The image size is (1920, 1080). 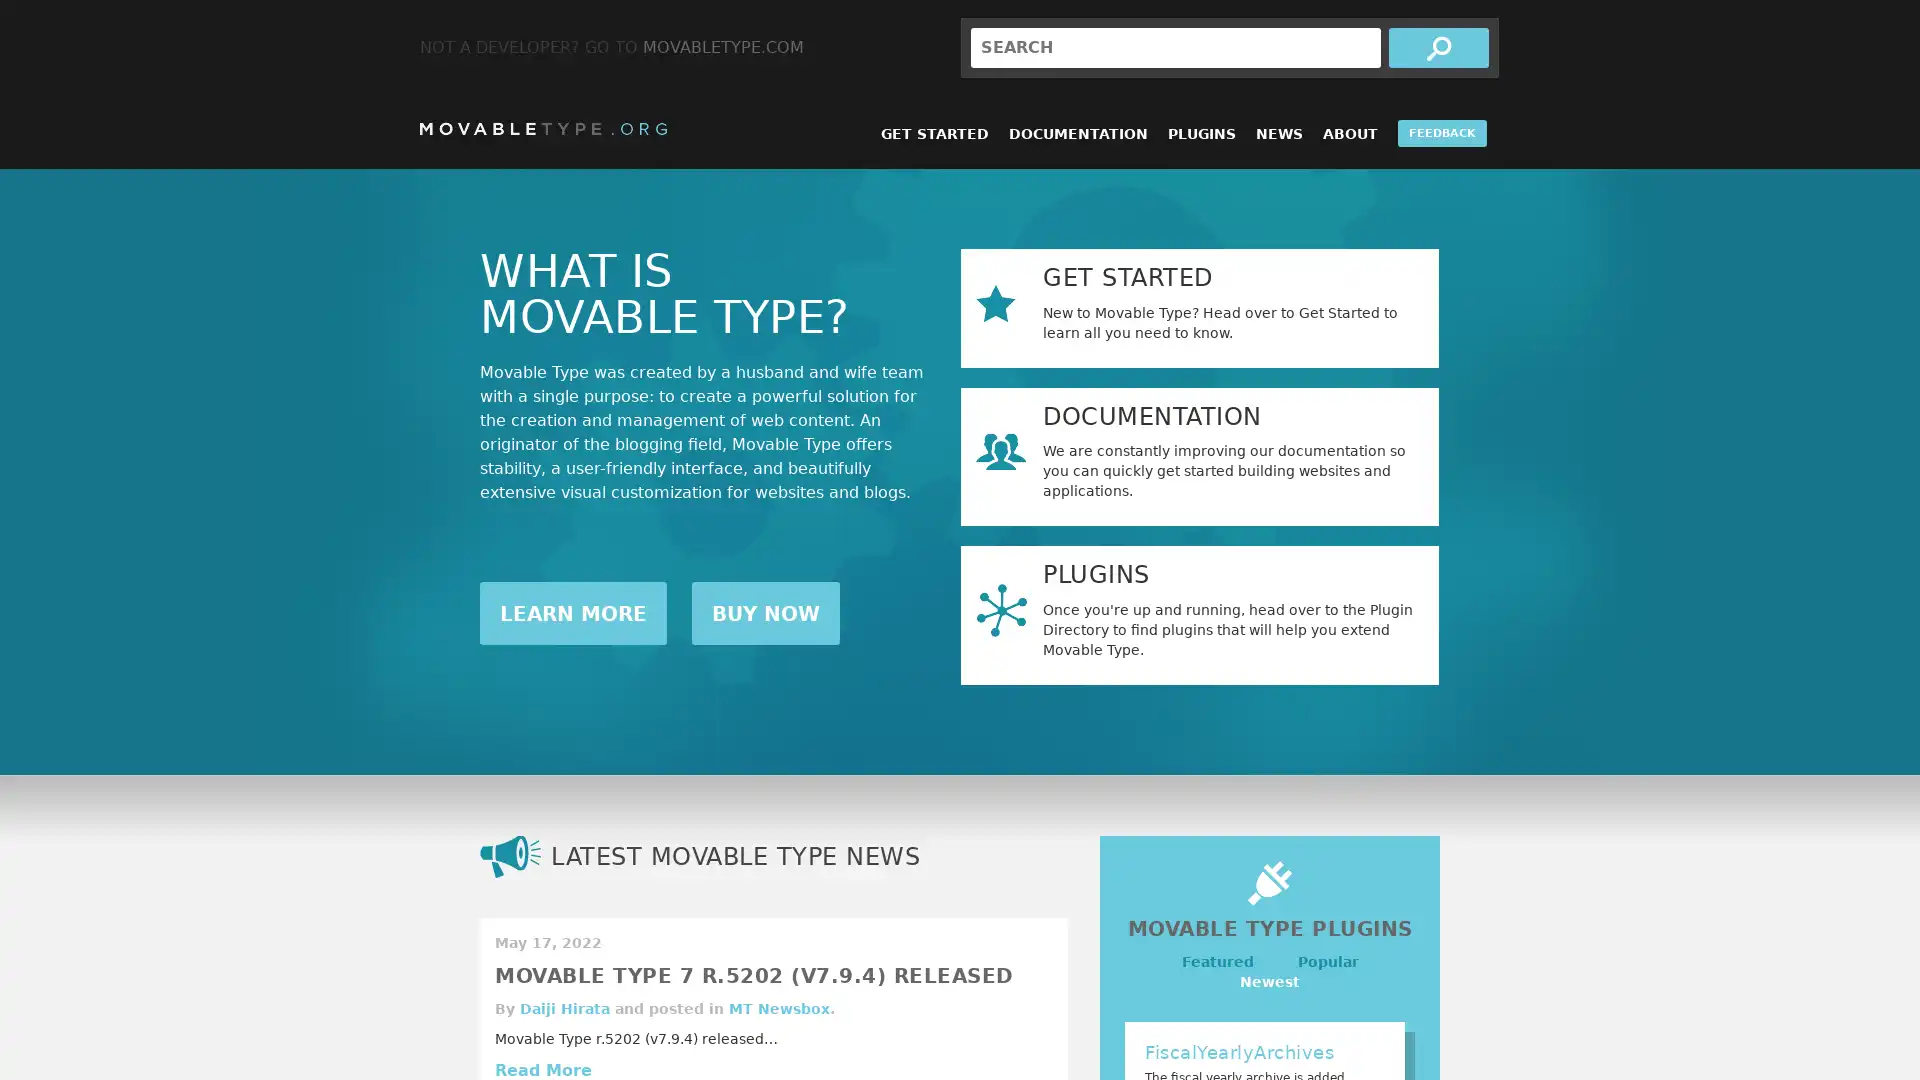 What do you see at coordinates (1438, 46) in the screenshot?
I see `search` at bounding box center [1438, 46].